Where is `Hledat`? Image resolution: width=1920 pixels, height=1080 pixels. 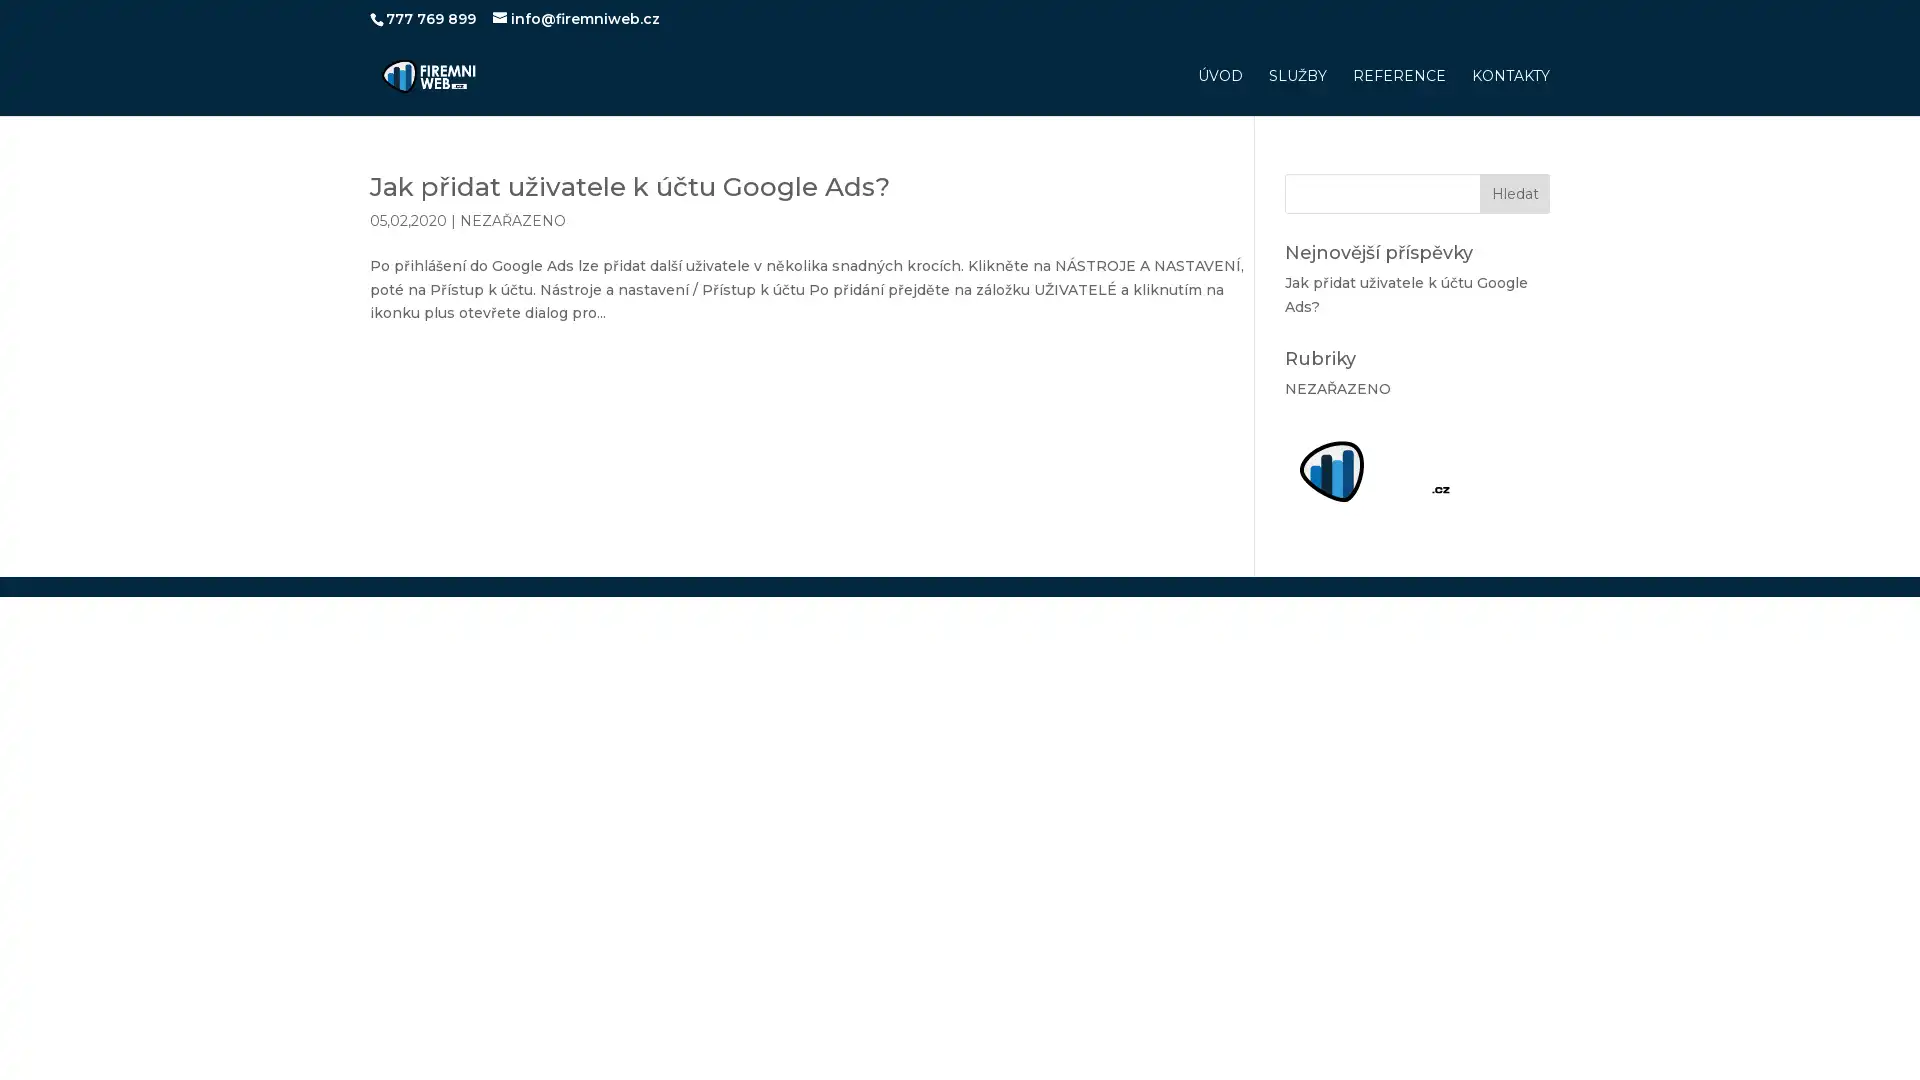
Hledat is located at coordinates (1515, 193).